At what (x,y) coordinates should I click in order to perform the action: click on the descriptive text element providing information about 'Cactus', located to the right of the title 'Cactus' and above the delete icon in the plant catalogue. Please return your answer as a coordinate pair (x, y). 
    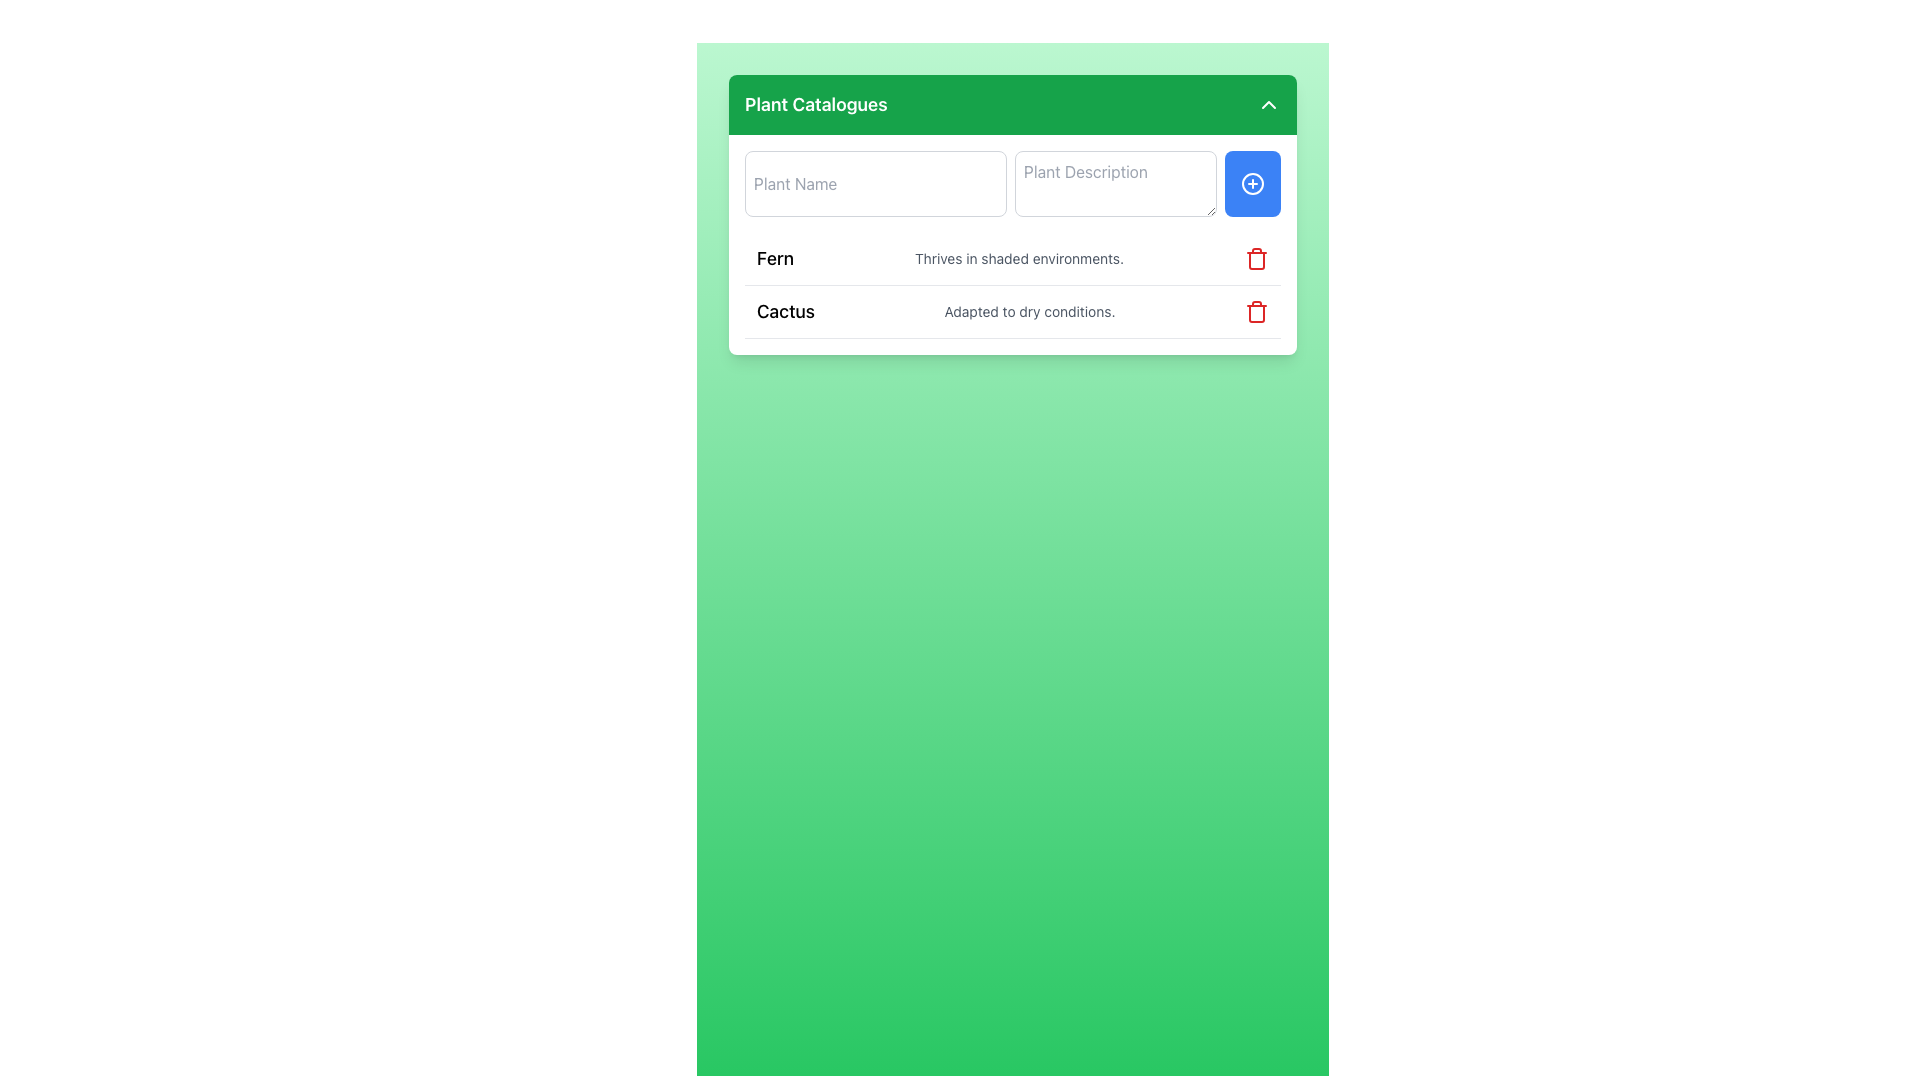
    Looking at the image, I should click on (1030, 312).